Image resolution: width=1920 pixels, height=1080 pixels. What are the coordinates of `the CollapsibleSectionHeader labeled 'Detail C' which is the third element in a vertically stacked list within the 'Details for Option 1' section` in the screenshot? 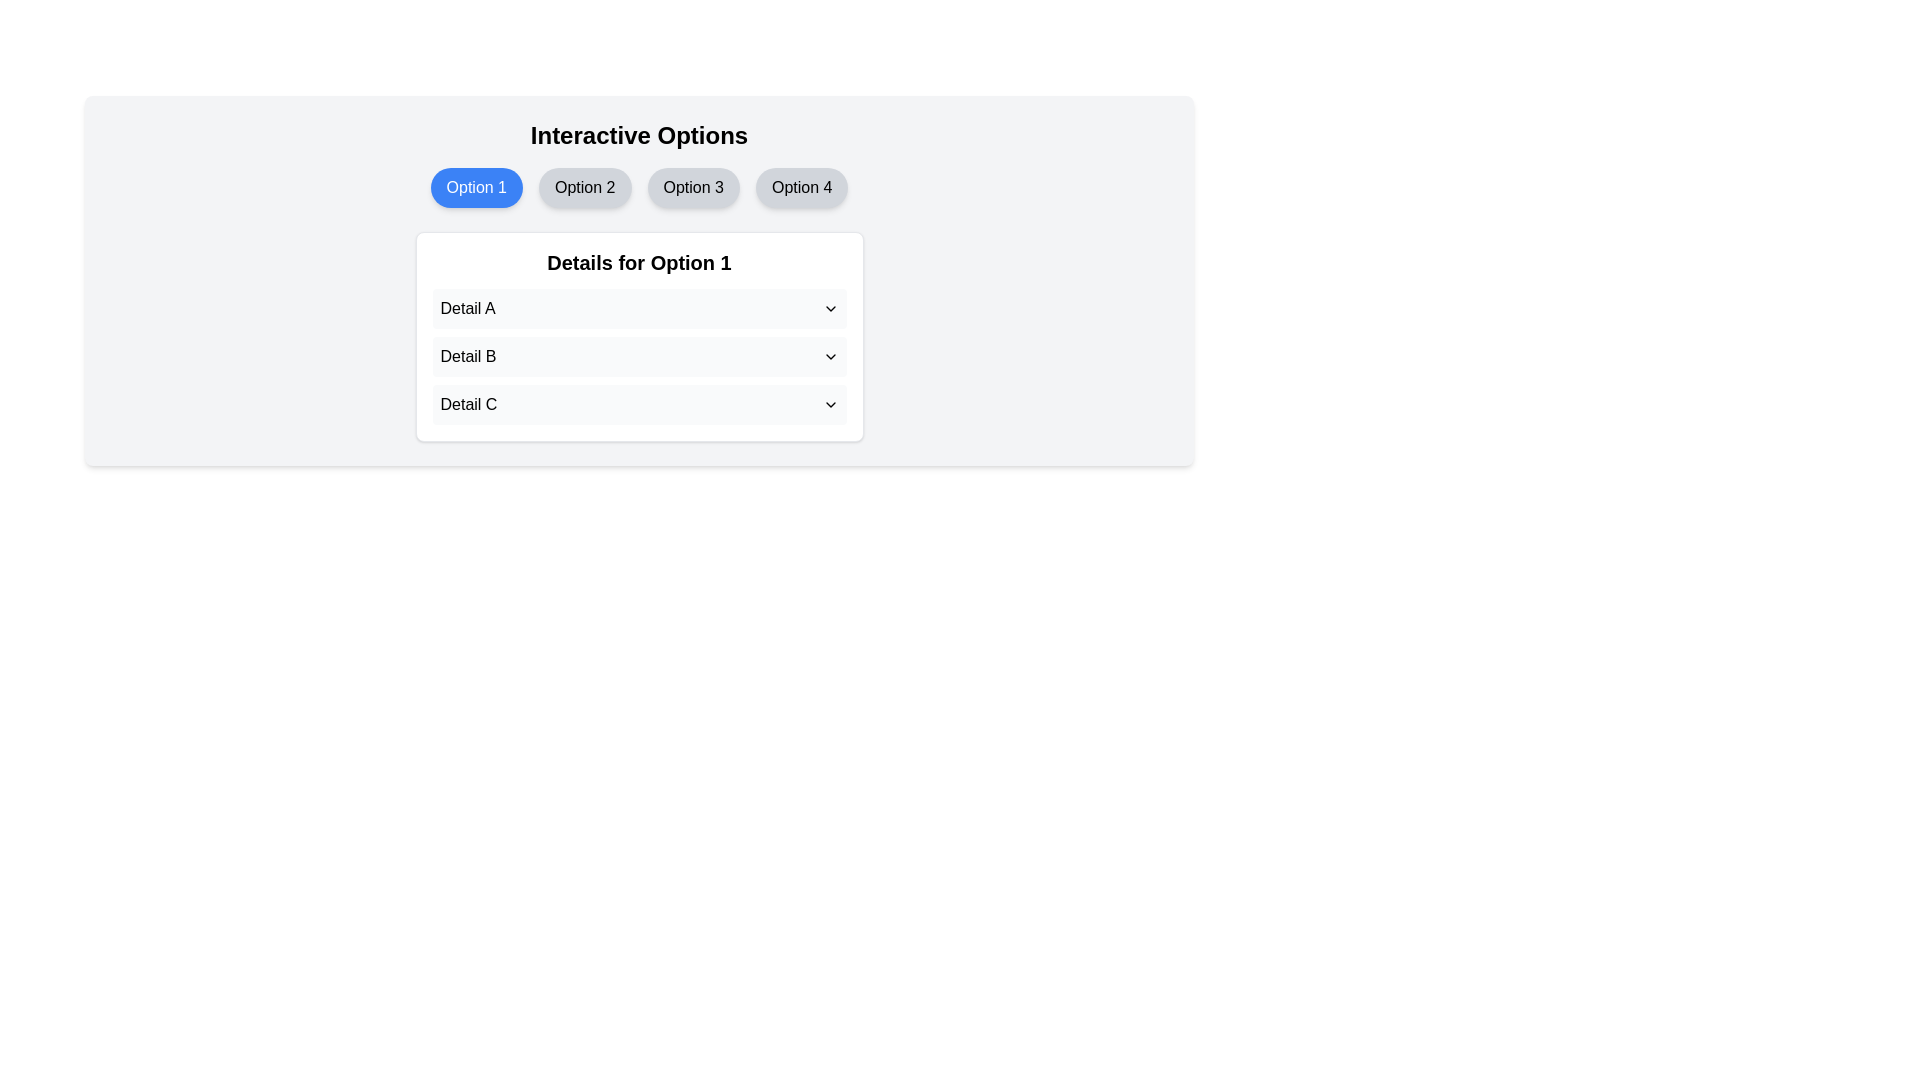 It's located at (638, 405).